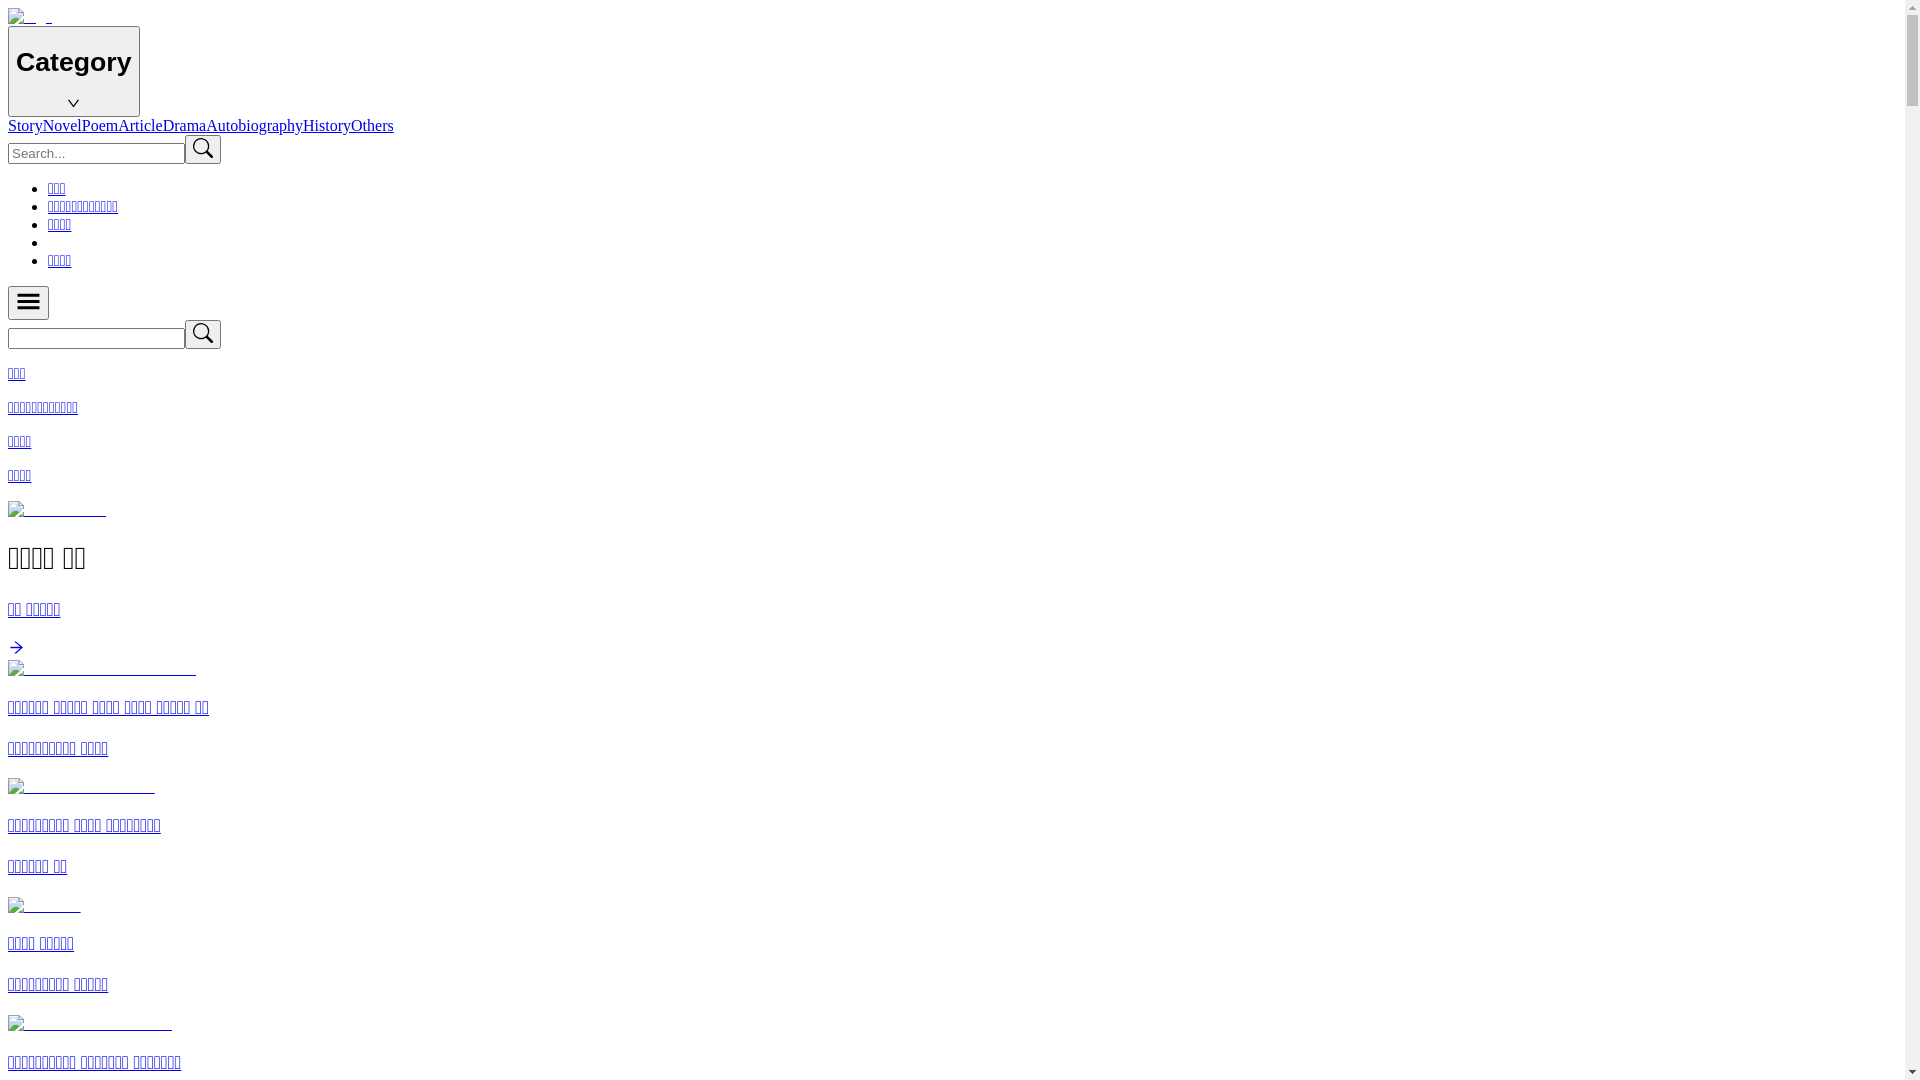 The width and height of the screenshot is (1920, 1080). Describe the element at coordinates (253, 125) in the screenshot. I see `'Autobiography'` at that location.